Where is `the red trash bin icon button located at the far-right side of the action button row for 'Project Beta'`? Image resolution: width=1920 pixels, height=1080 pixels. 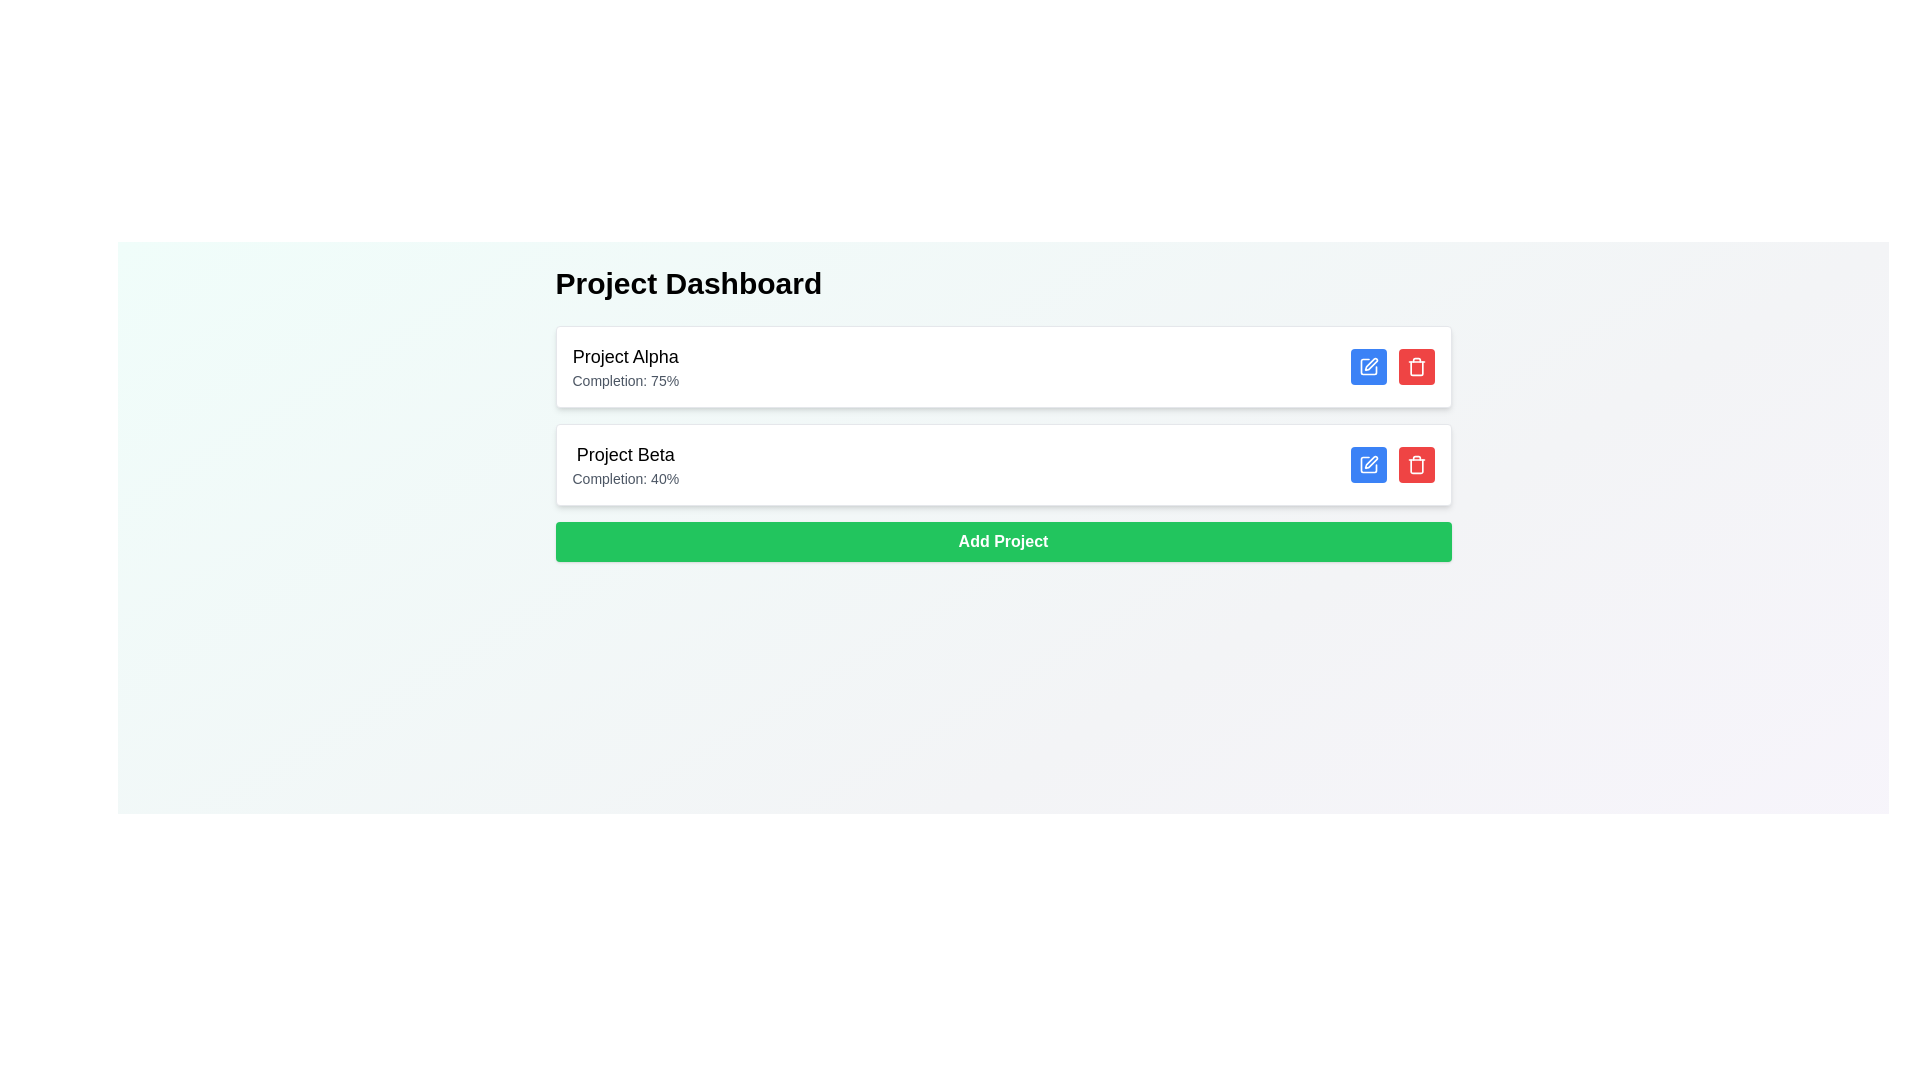 the red trash bin icon button located at the far-right side of the action button row for 'Project Beta' is located at coordinates (1415, 465).